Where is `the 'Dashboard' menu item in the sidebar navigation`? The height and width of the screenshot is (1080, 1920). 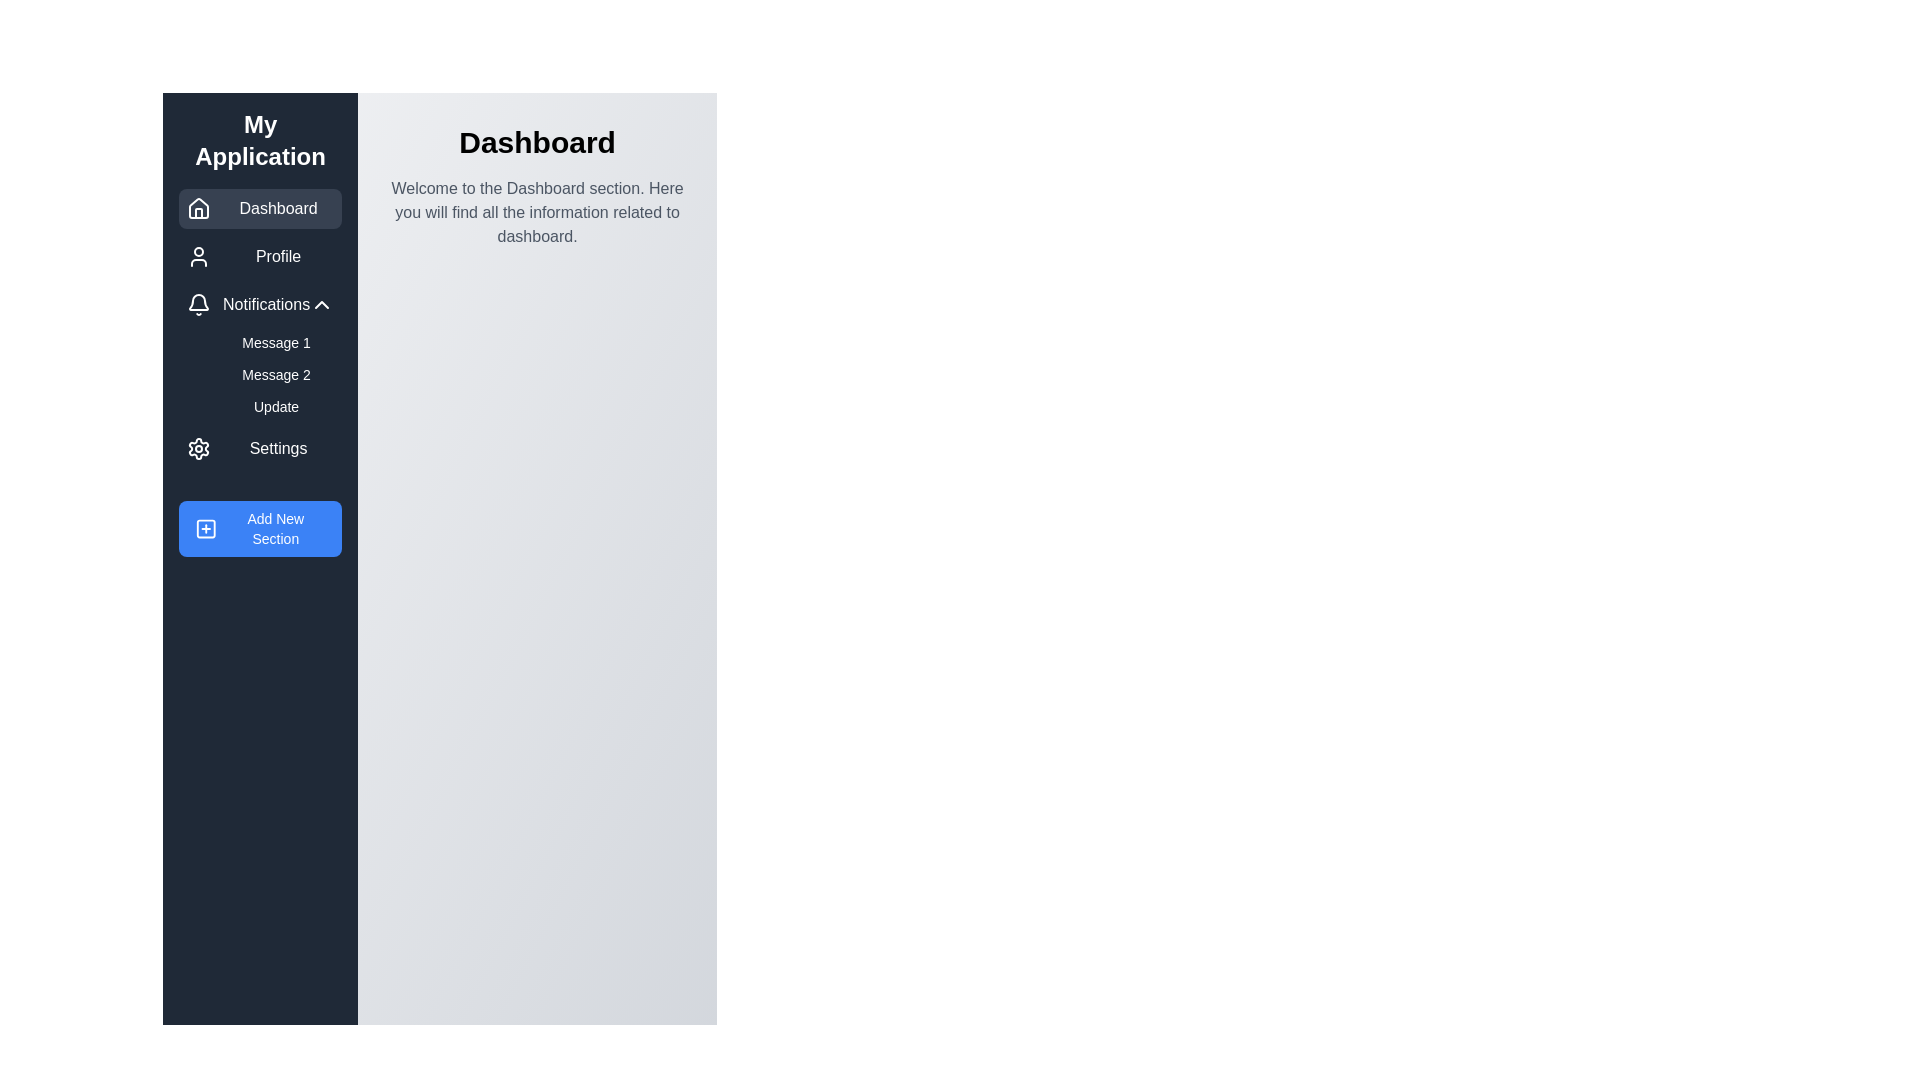 the 'Dashboard' menu item in the sidebar navigation is located at coordinates (259, 208).